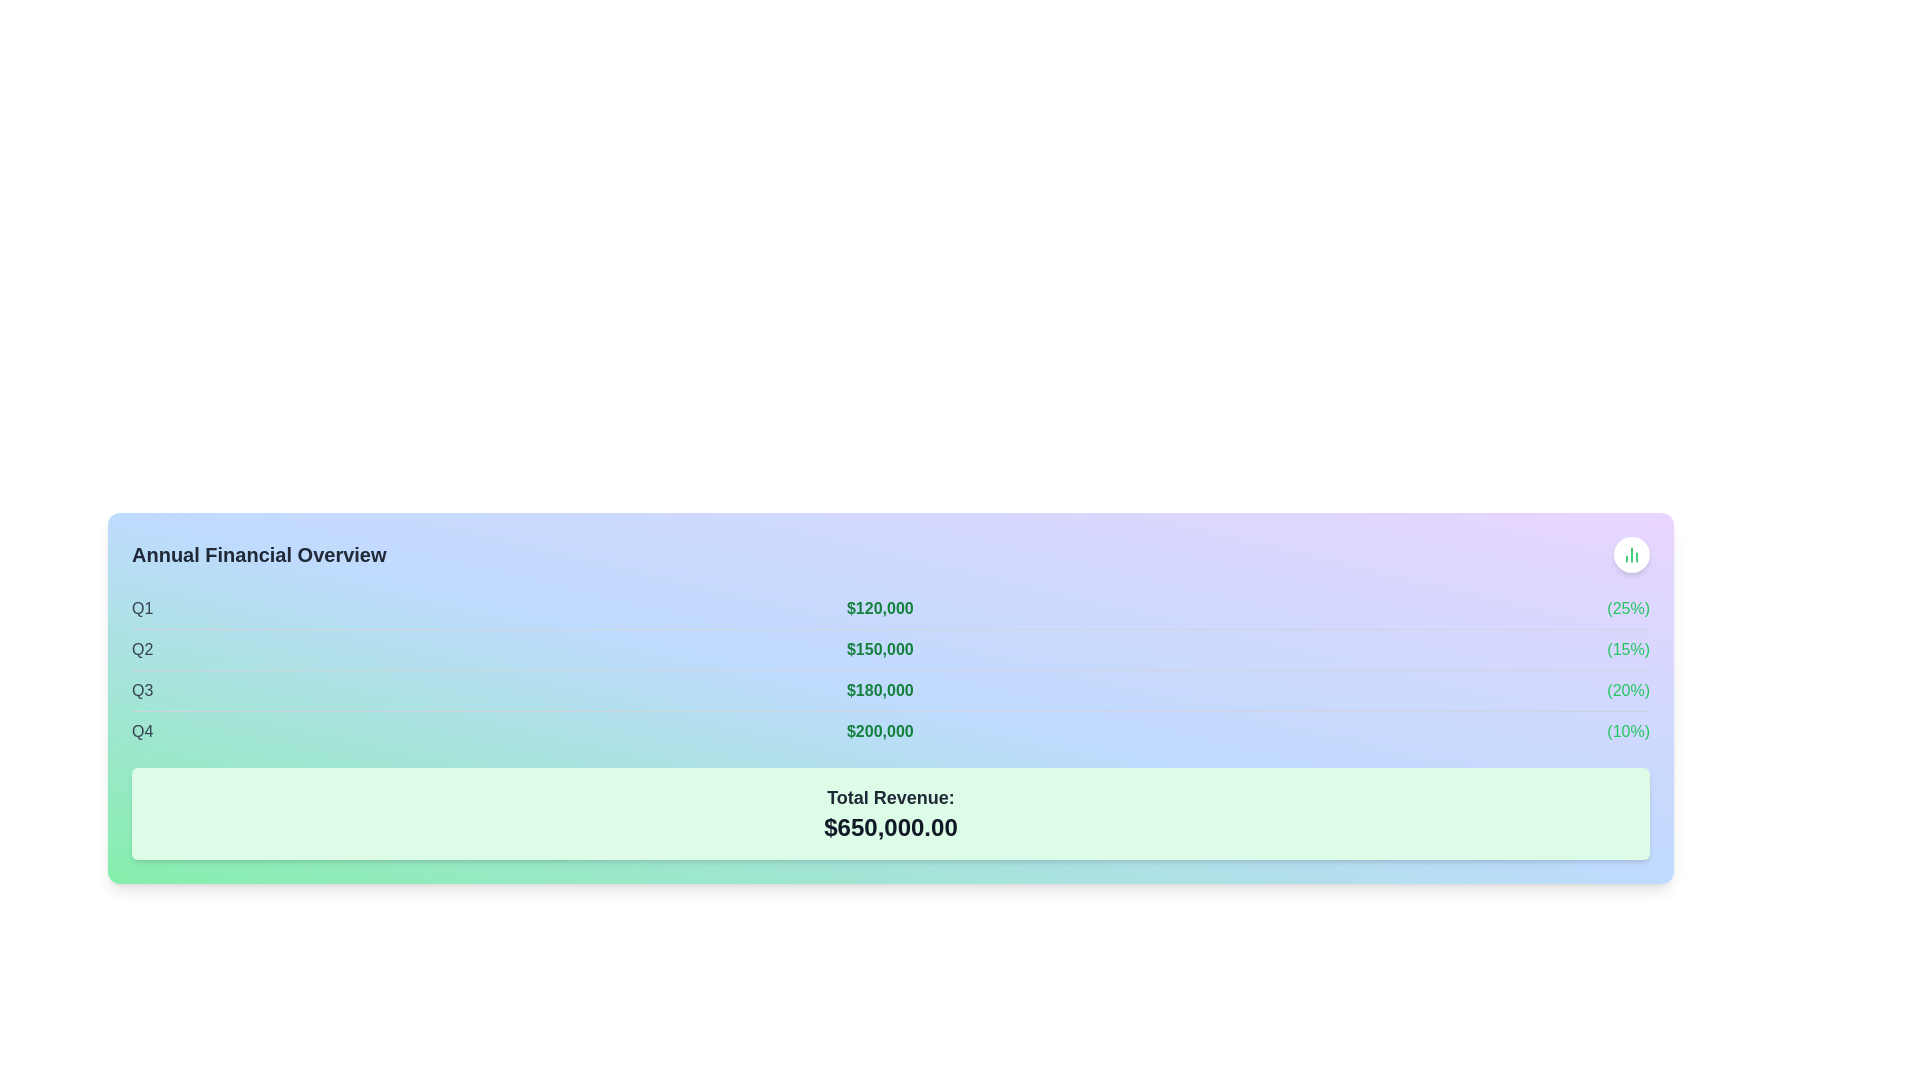 The width and height of the screenshot is (1920, 1080). What do you see at coordinates (1628, 689) in the screenshot?
I see `the text label displaying '(20%)' in green color, which is aligned with 'Q3' and '$180,000'` at bounding box center [1628, 689].